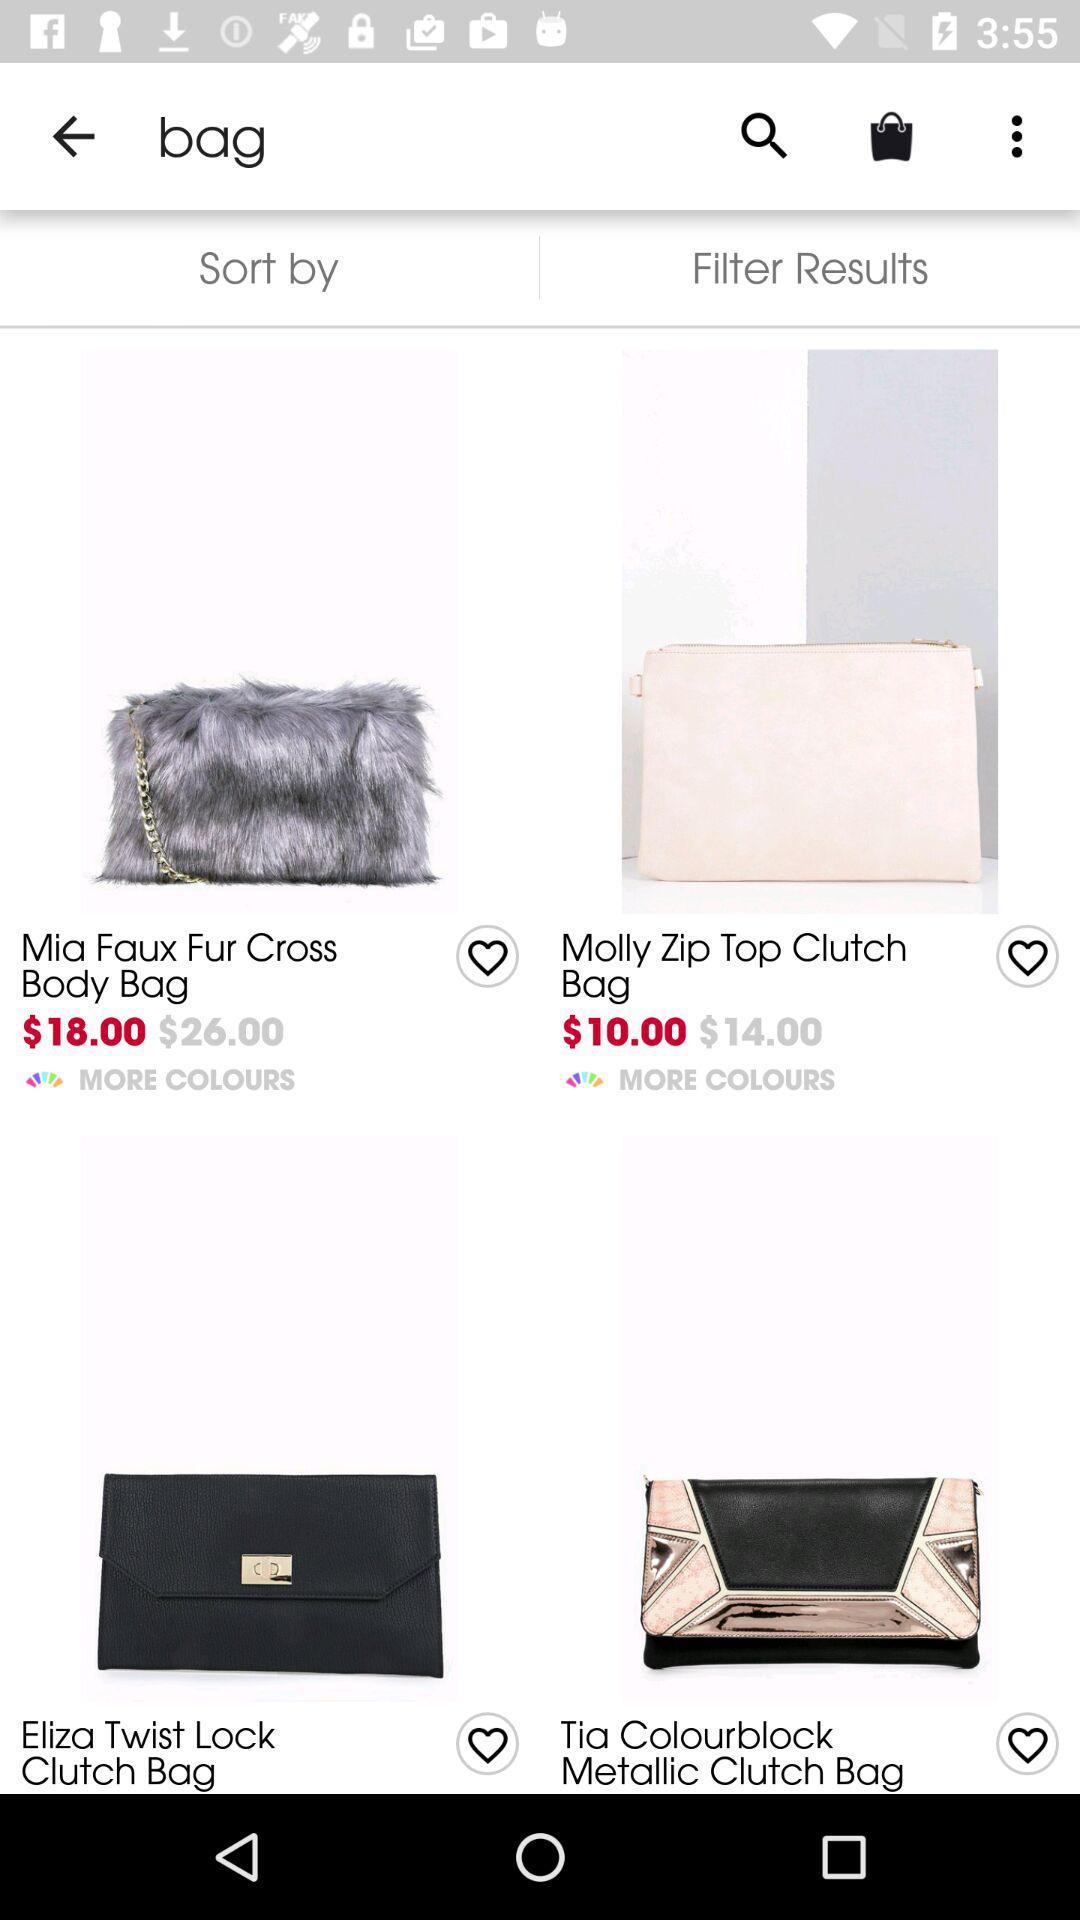  What do you see at coordinates (747, 965) in the screenshot?
I see `the molly zip top` at bounding box center [747, 965].